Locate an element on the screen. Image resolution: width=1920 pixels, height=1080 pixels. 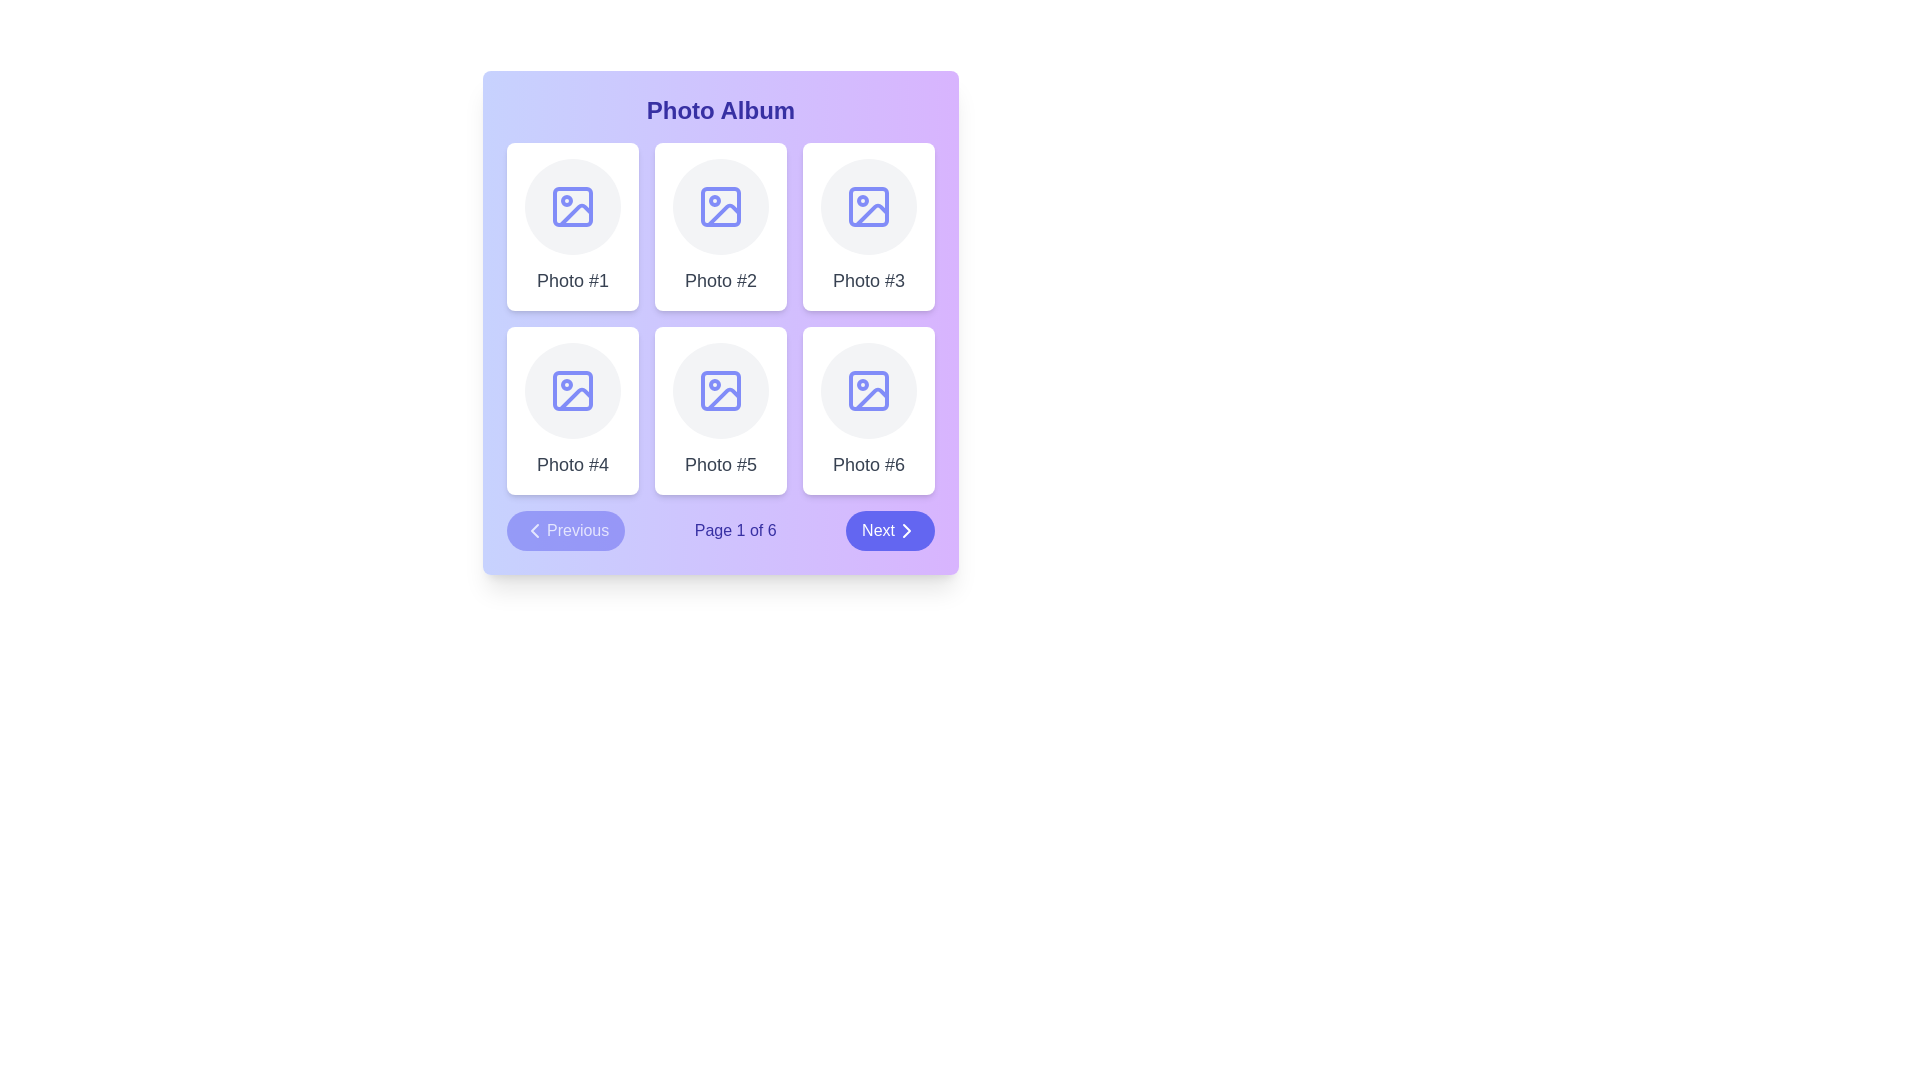
the Item card in the second row, first column of the photo album is located at coordinates (571, 410).